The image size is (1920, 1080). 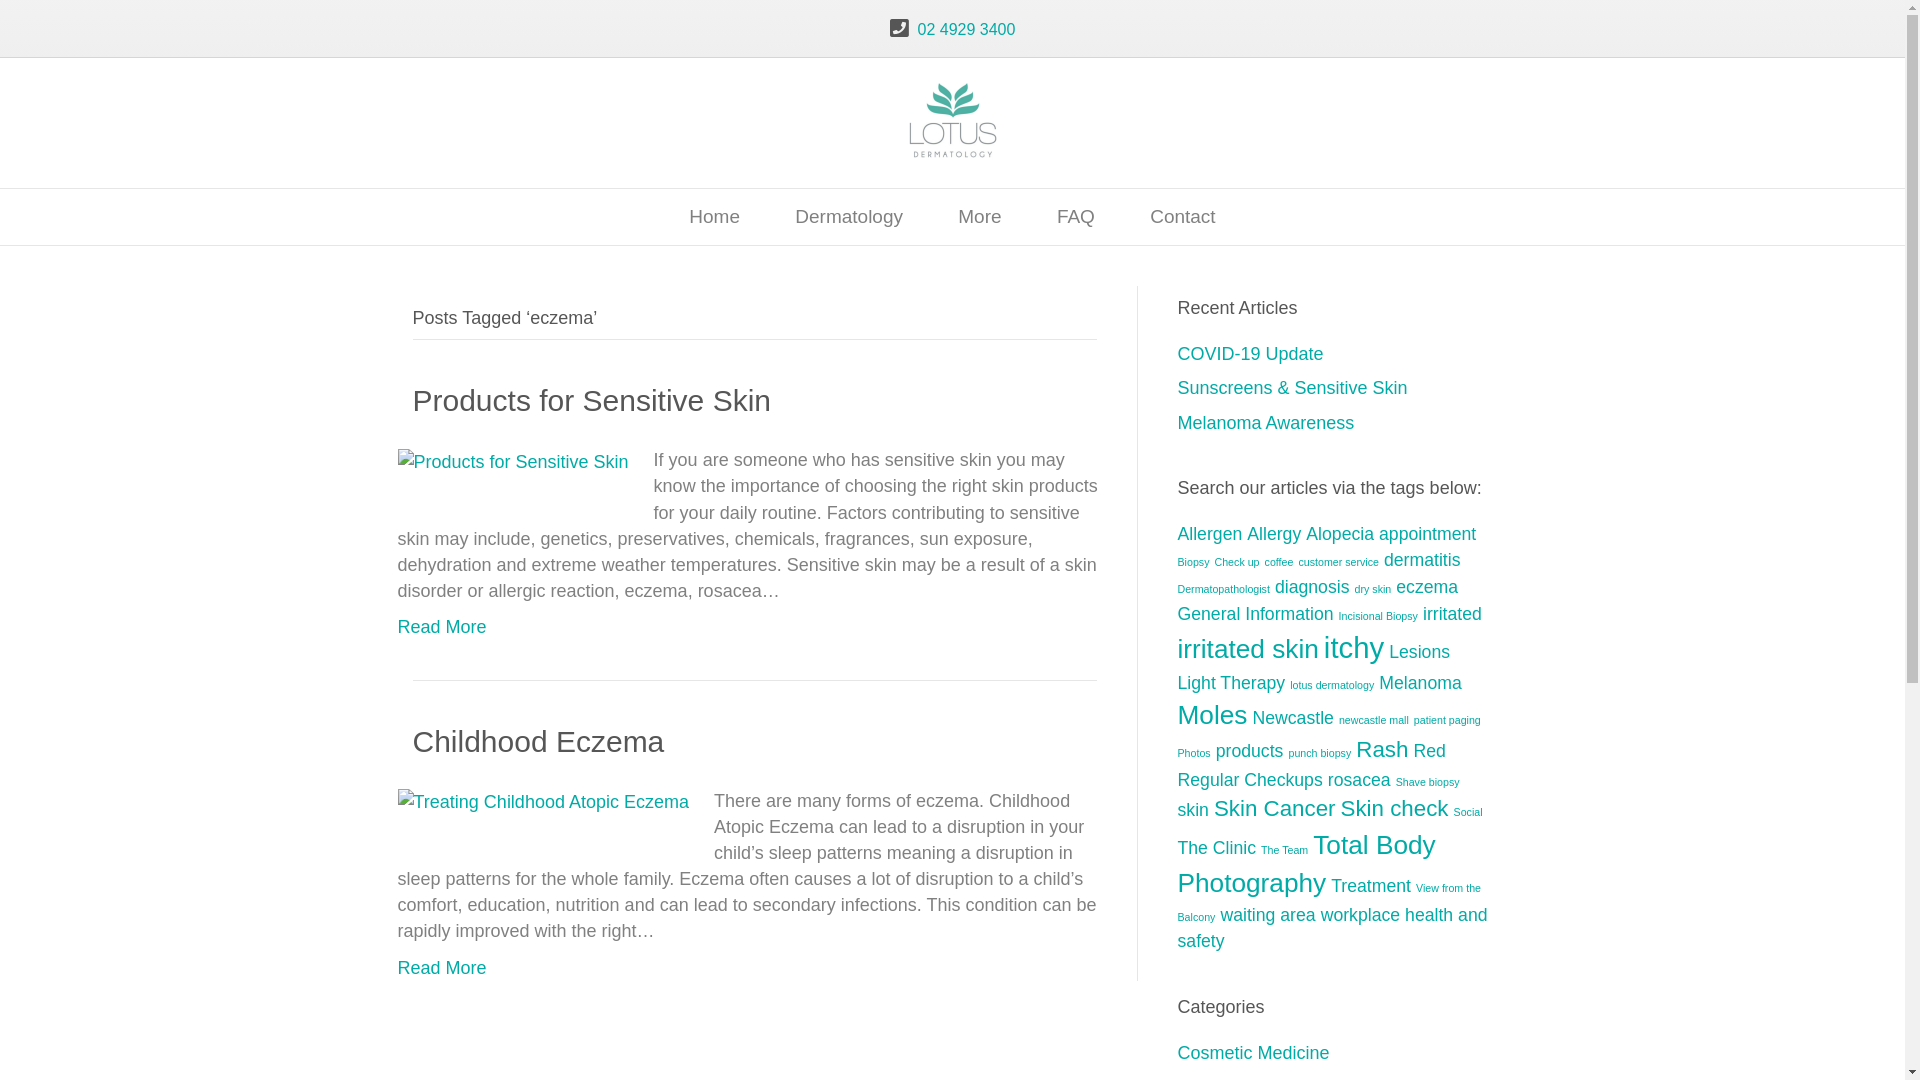 What do you see at coordinates (1395, 781) in the screenshot?
I see `'Shave biopsy'` at bounding box center [1395, 781].